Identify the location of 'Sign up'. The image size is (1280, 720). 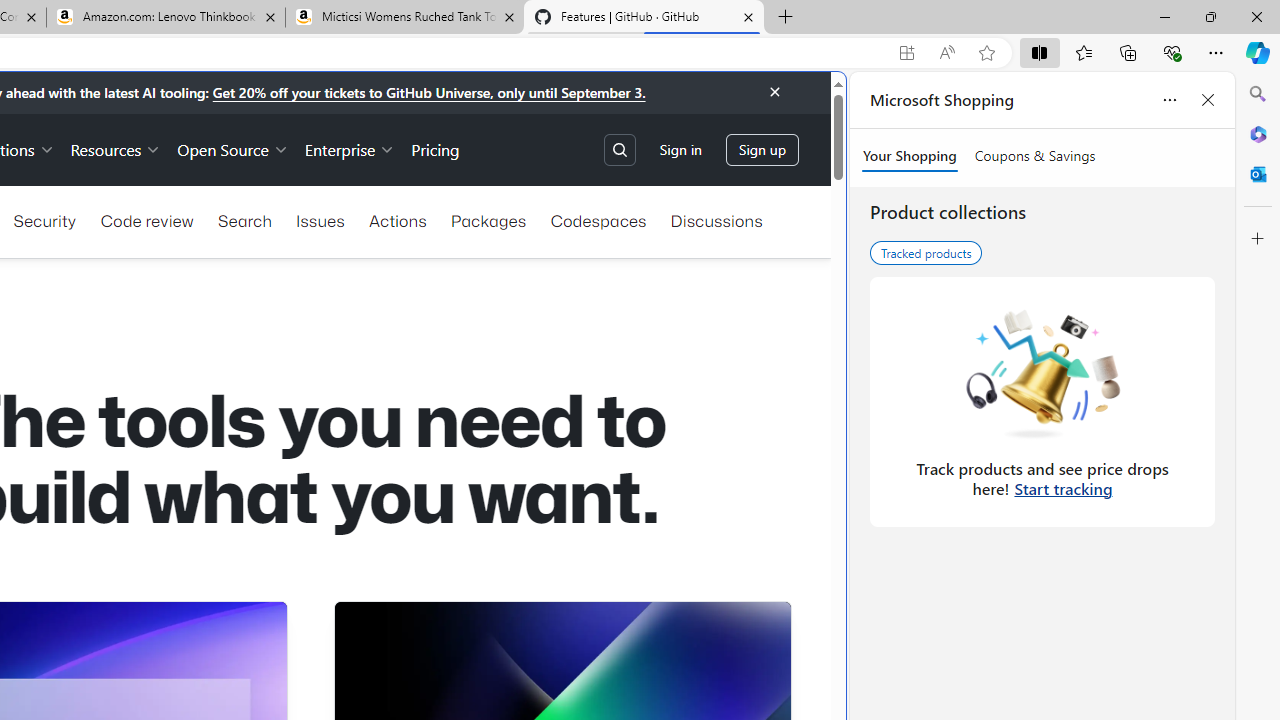
(761, 148).